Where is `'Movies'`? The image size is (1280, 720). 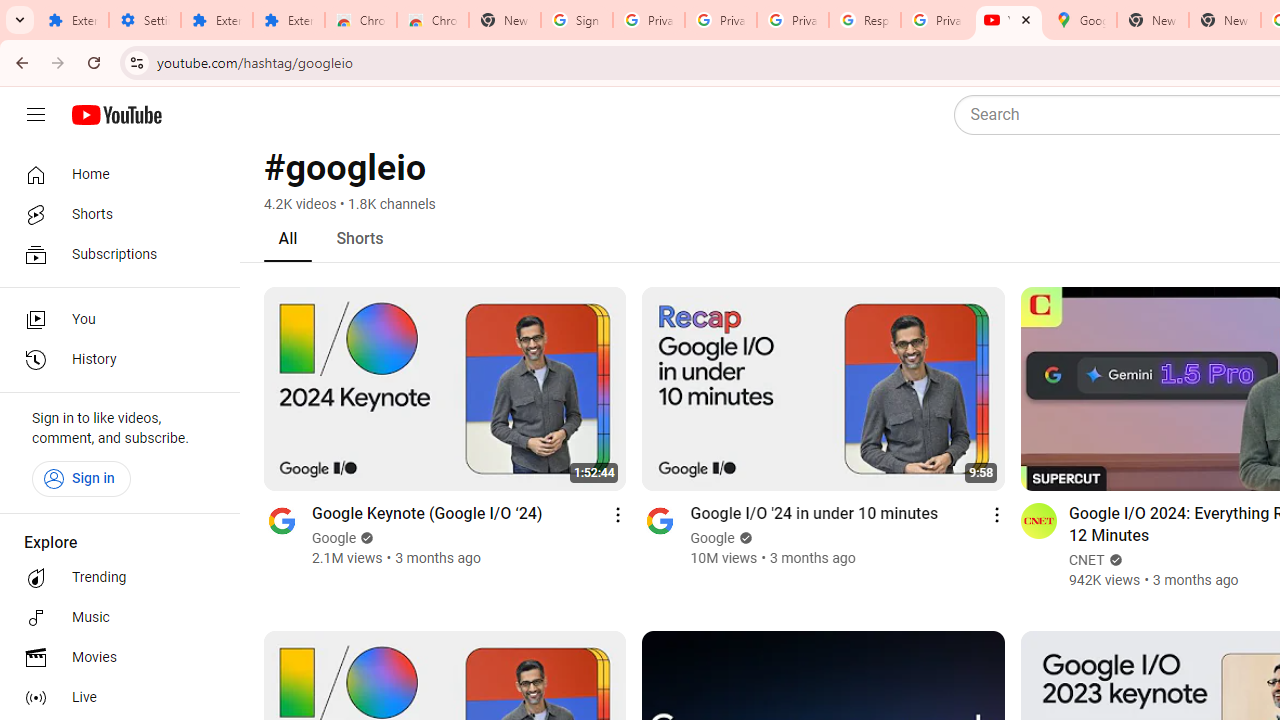
'Movies' is located at coordinates (112, 658).